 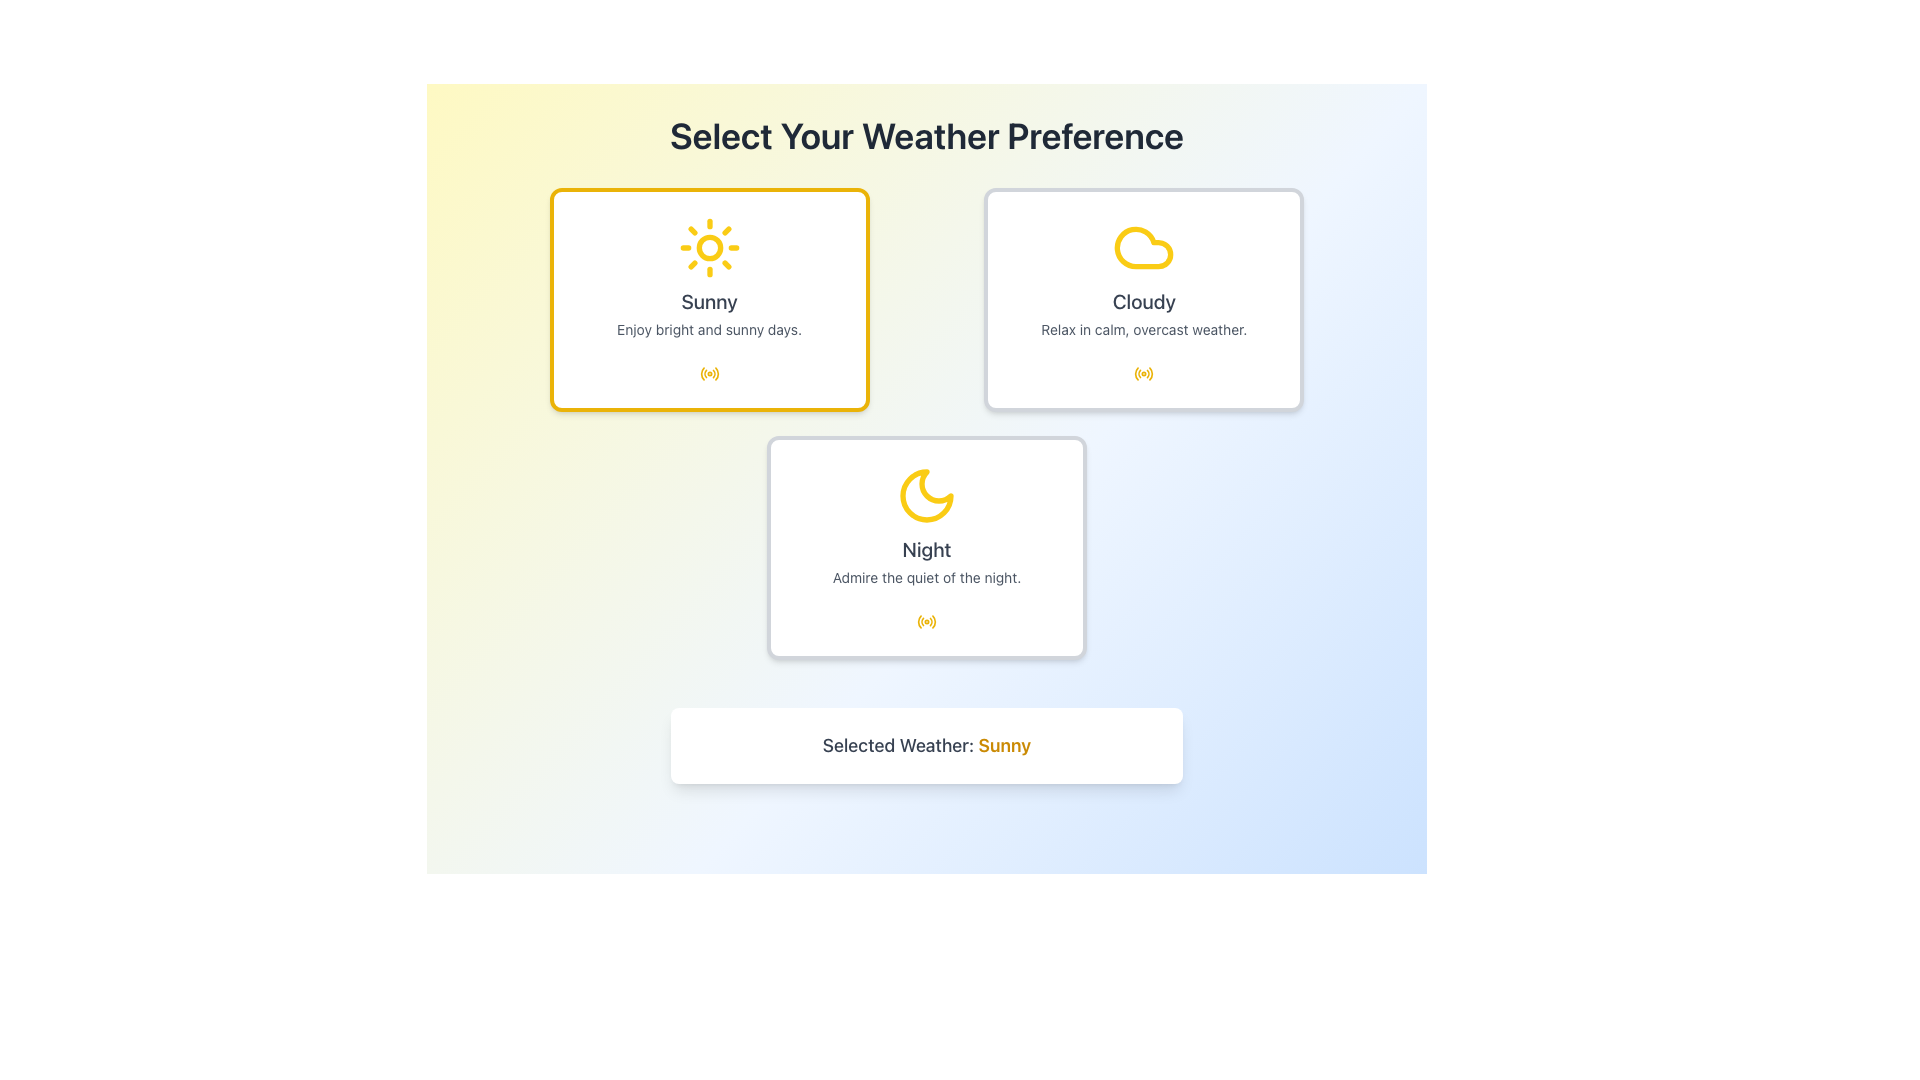 I want to click on the text display that shows the user's current weather selection, located centrally in the bottom section of the interface, so click(x=925, y=745).